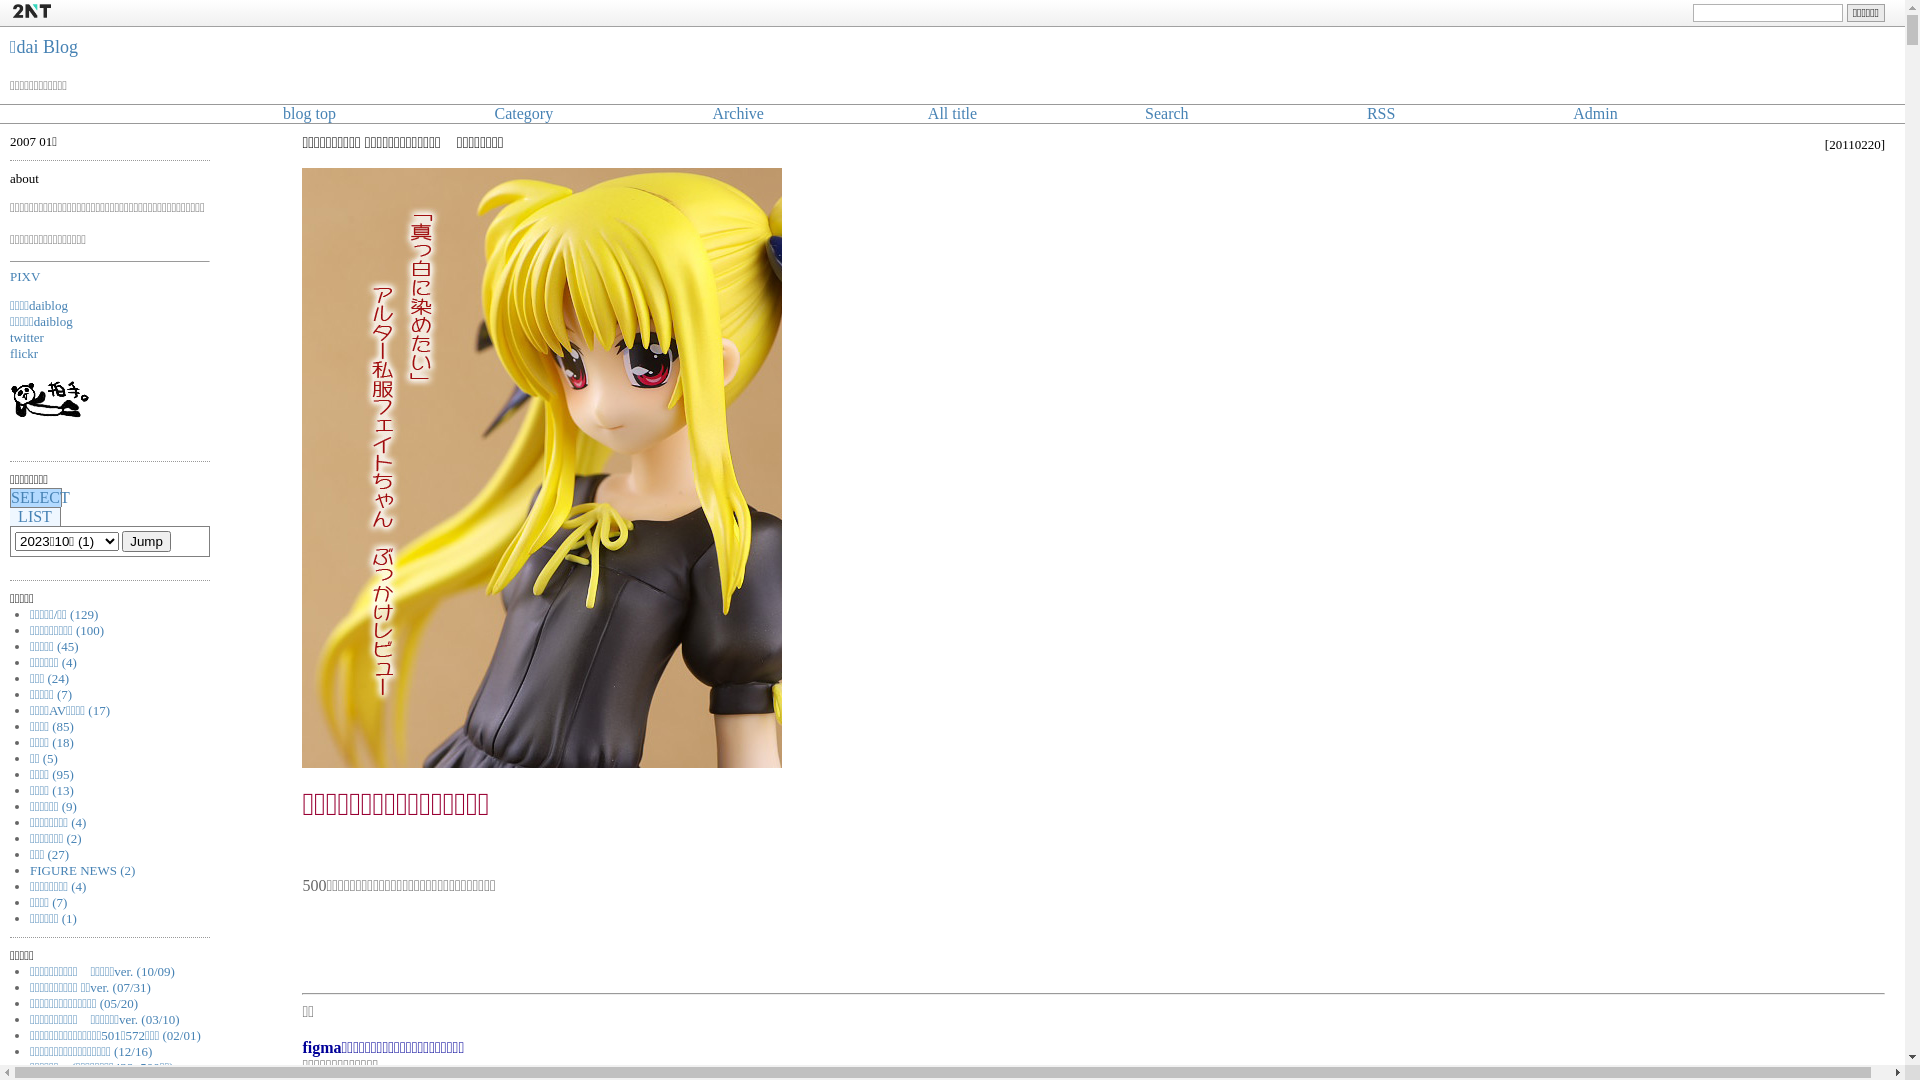  Describe the element at coordinates (27, 336) in the screenshot. I see `'twitter'` at that location.